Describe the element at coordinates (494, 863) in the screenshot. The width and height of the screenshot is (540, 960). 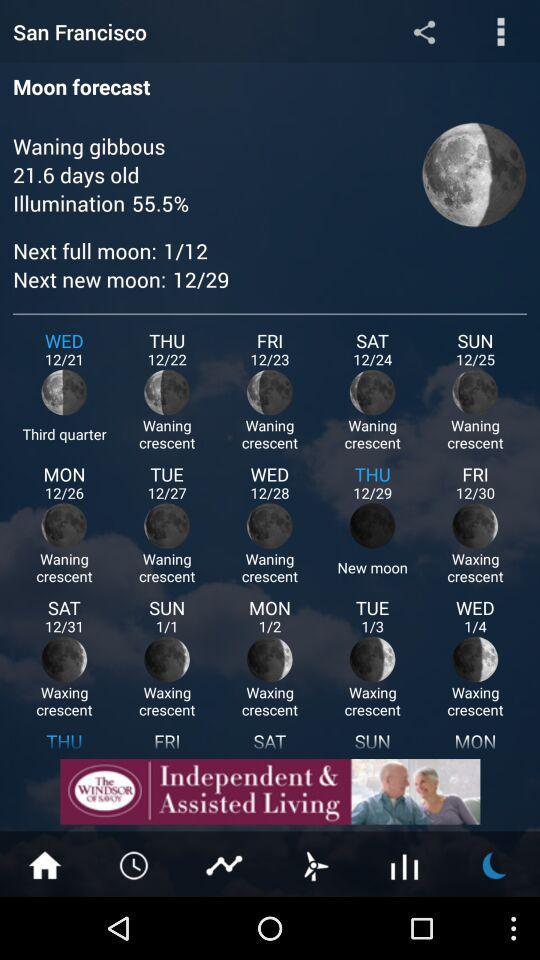
I see `moon cycles` at that location.